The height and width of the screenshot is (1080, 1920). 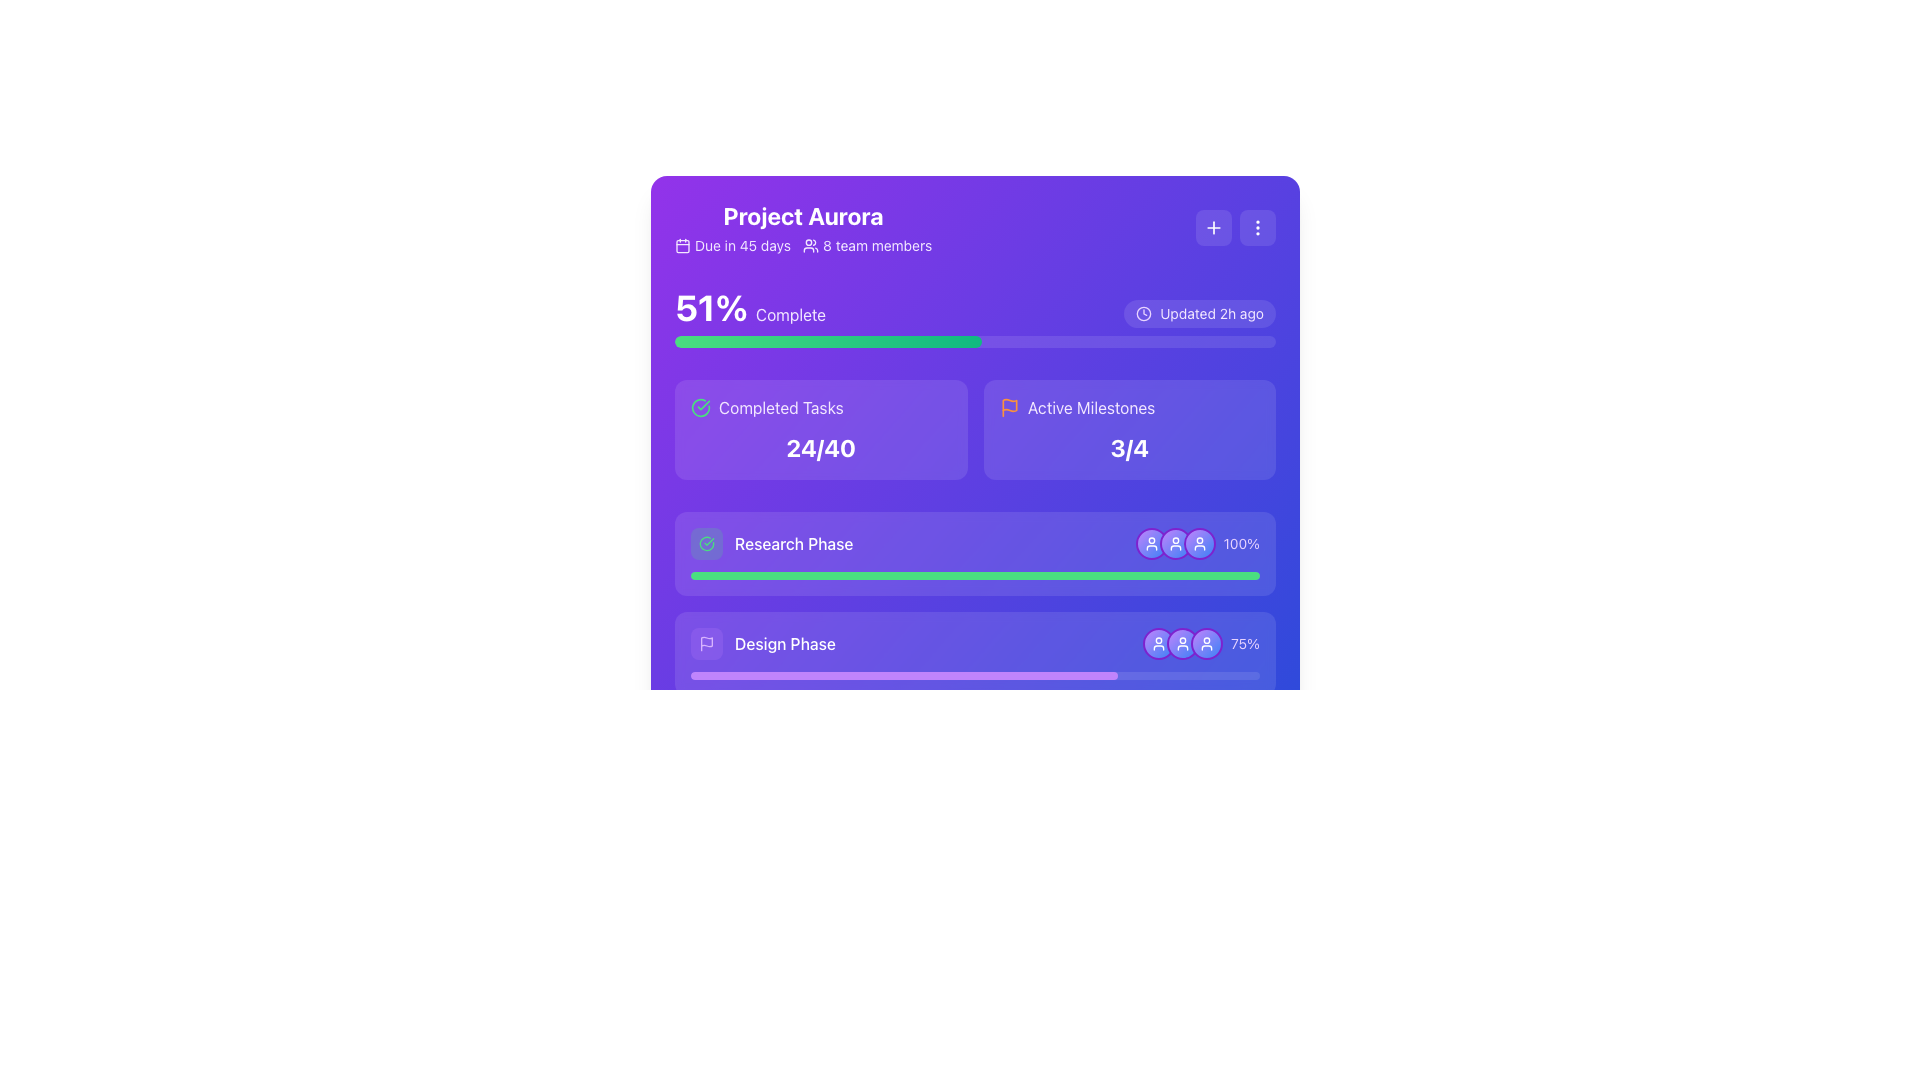 I want to click on the Info block containing the text 'Testing' and a purple flag icon by moving the cursor to its center point, so click(x=739, y=844).